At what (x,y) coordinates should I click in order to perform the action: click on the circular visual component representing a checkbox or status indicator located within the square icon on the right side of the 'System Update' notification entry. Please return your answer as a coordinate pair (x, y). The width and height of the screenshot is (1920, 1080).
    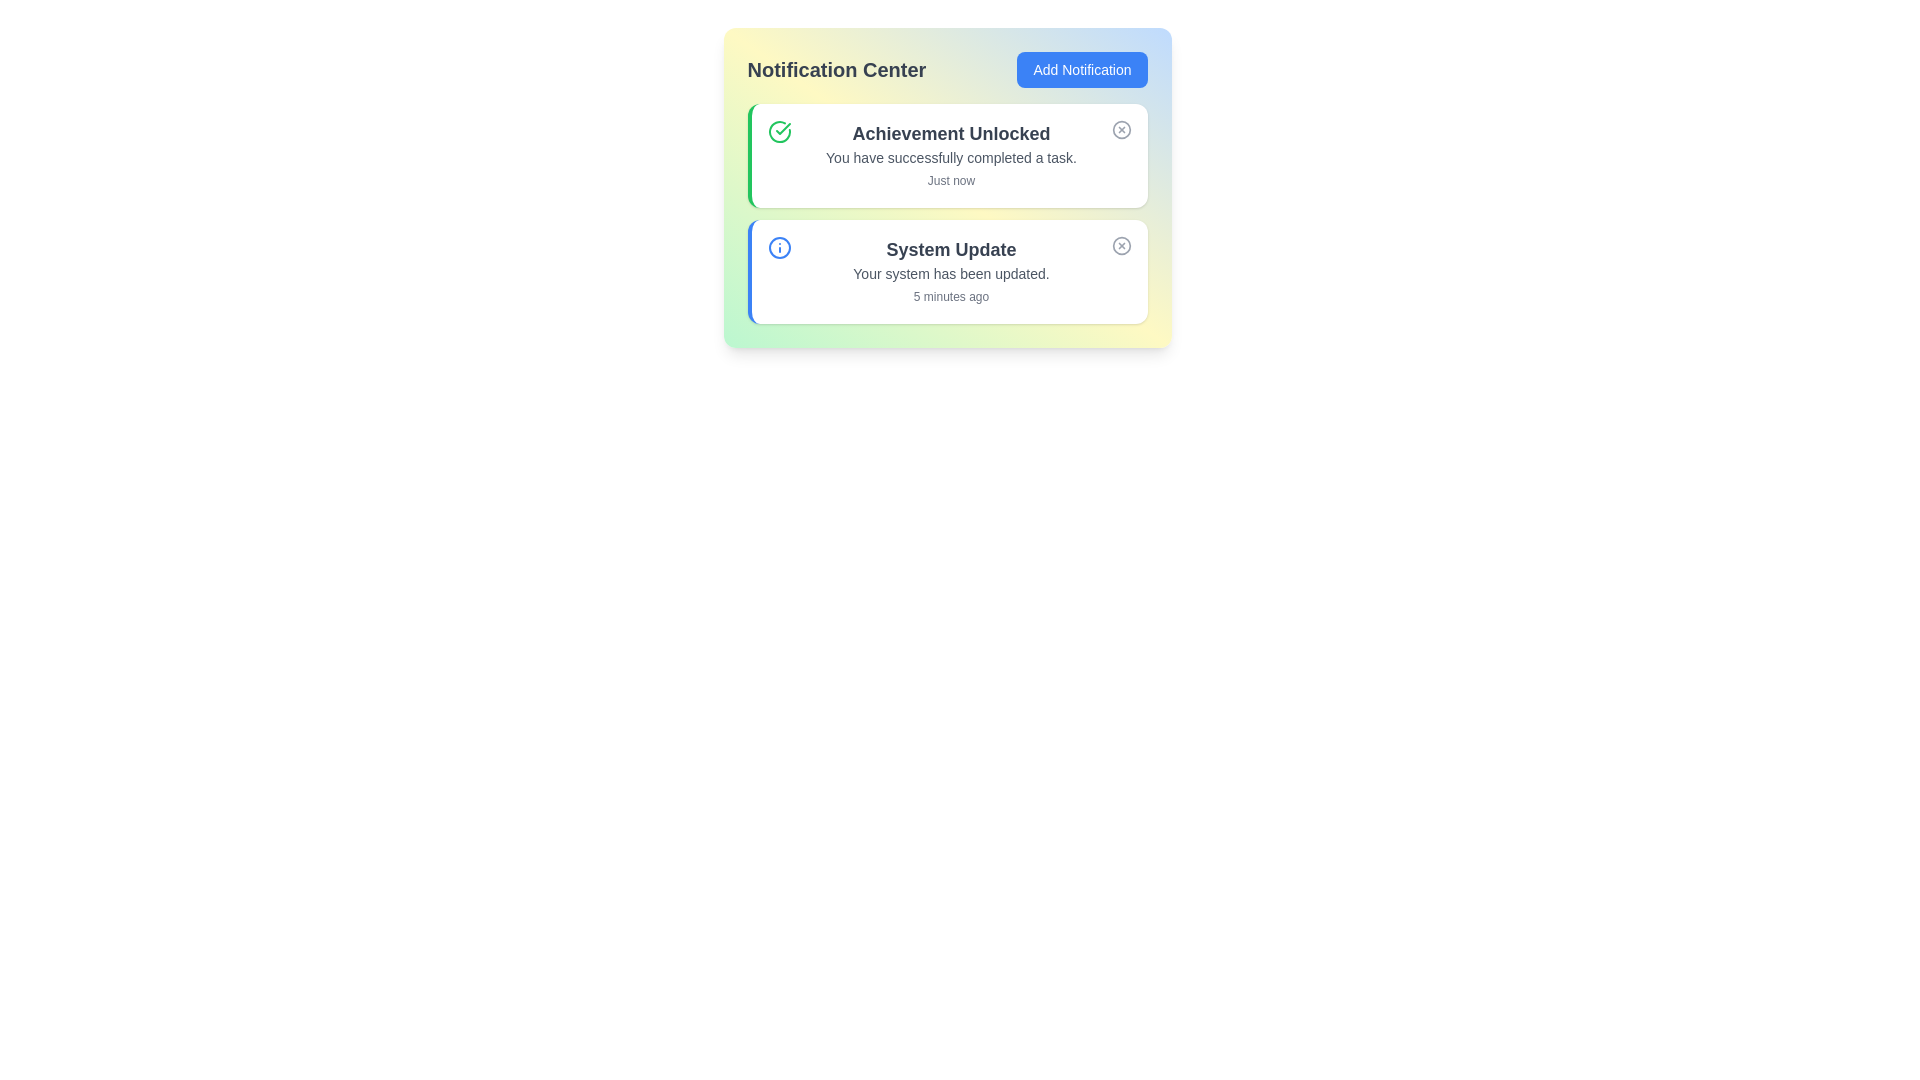
    Looking at the image, I should click on (1121, 245).